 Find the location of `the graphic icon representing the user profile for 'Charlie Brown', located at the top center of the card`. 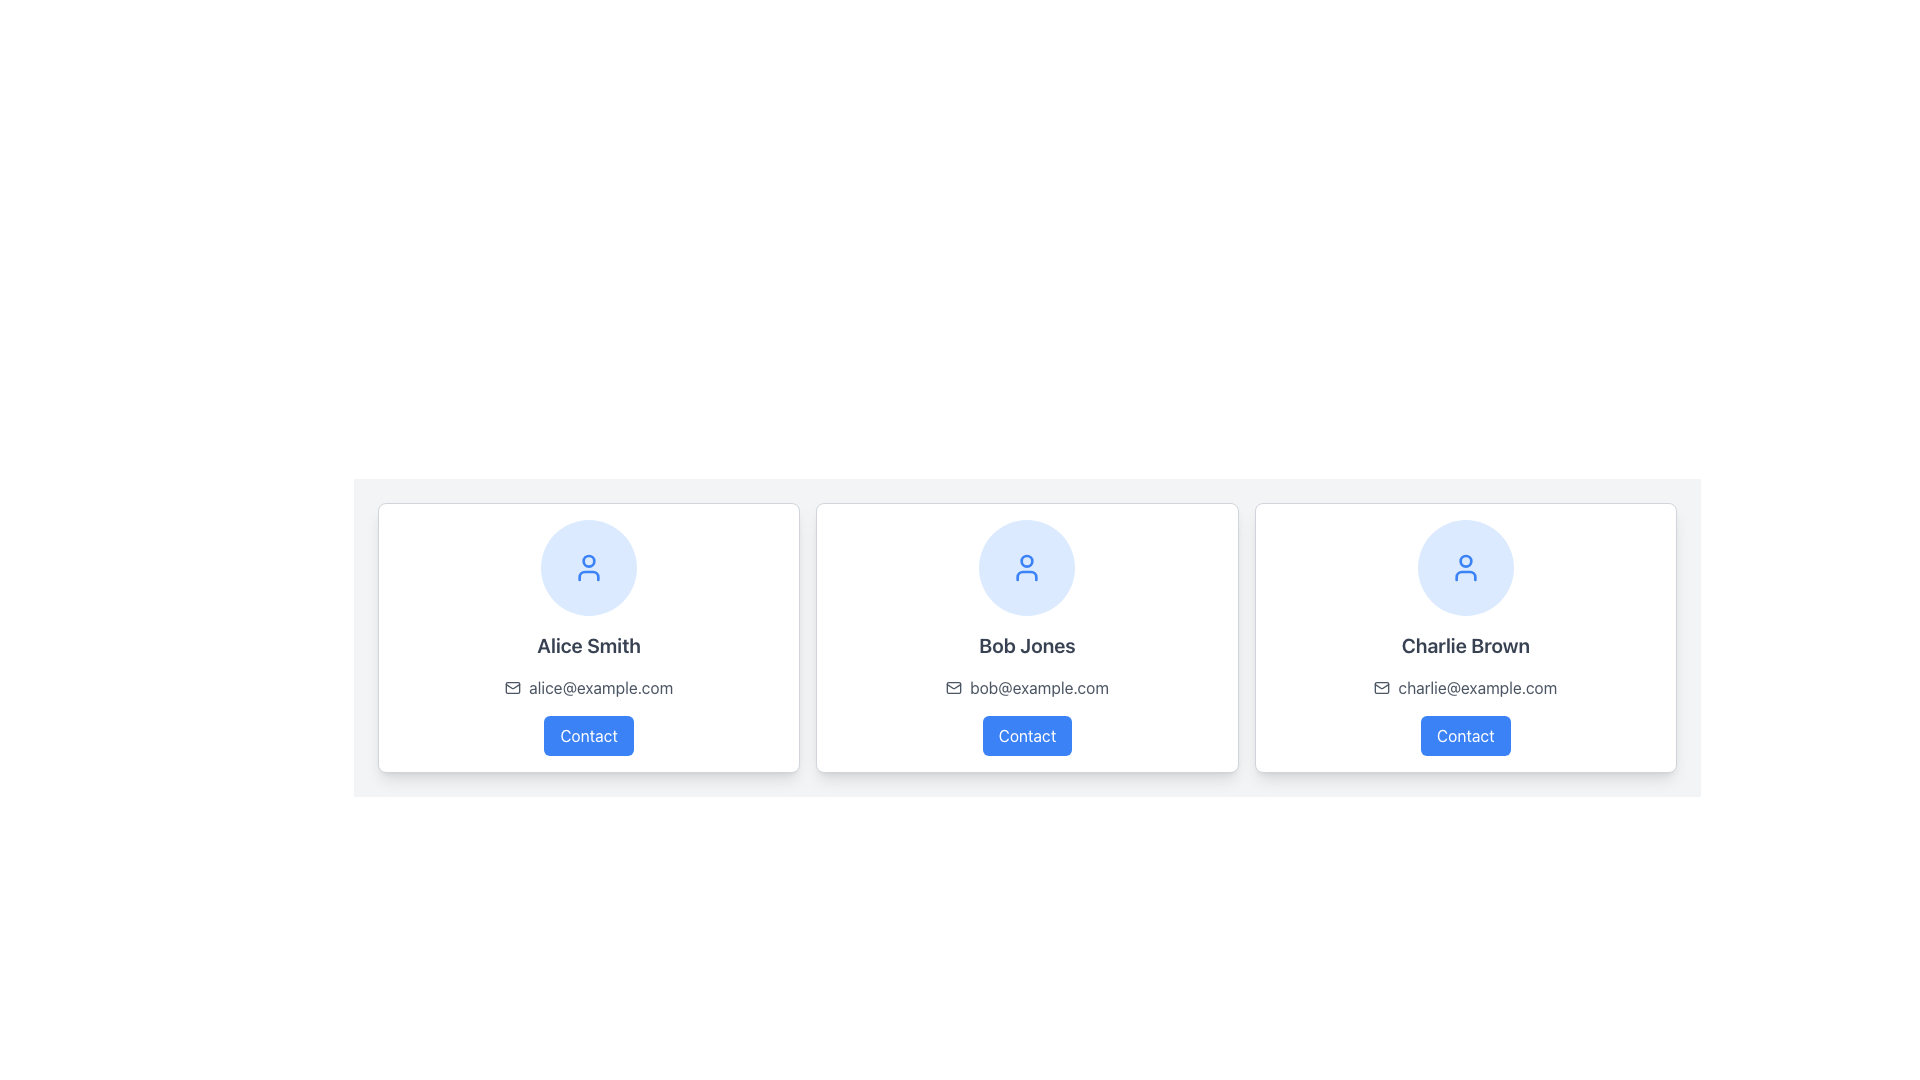

the graphic icon representing the user profile for 'Charlie Brown', located at the top center of the card is located at coordinates (1465, 567).